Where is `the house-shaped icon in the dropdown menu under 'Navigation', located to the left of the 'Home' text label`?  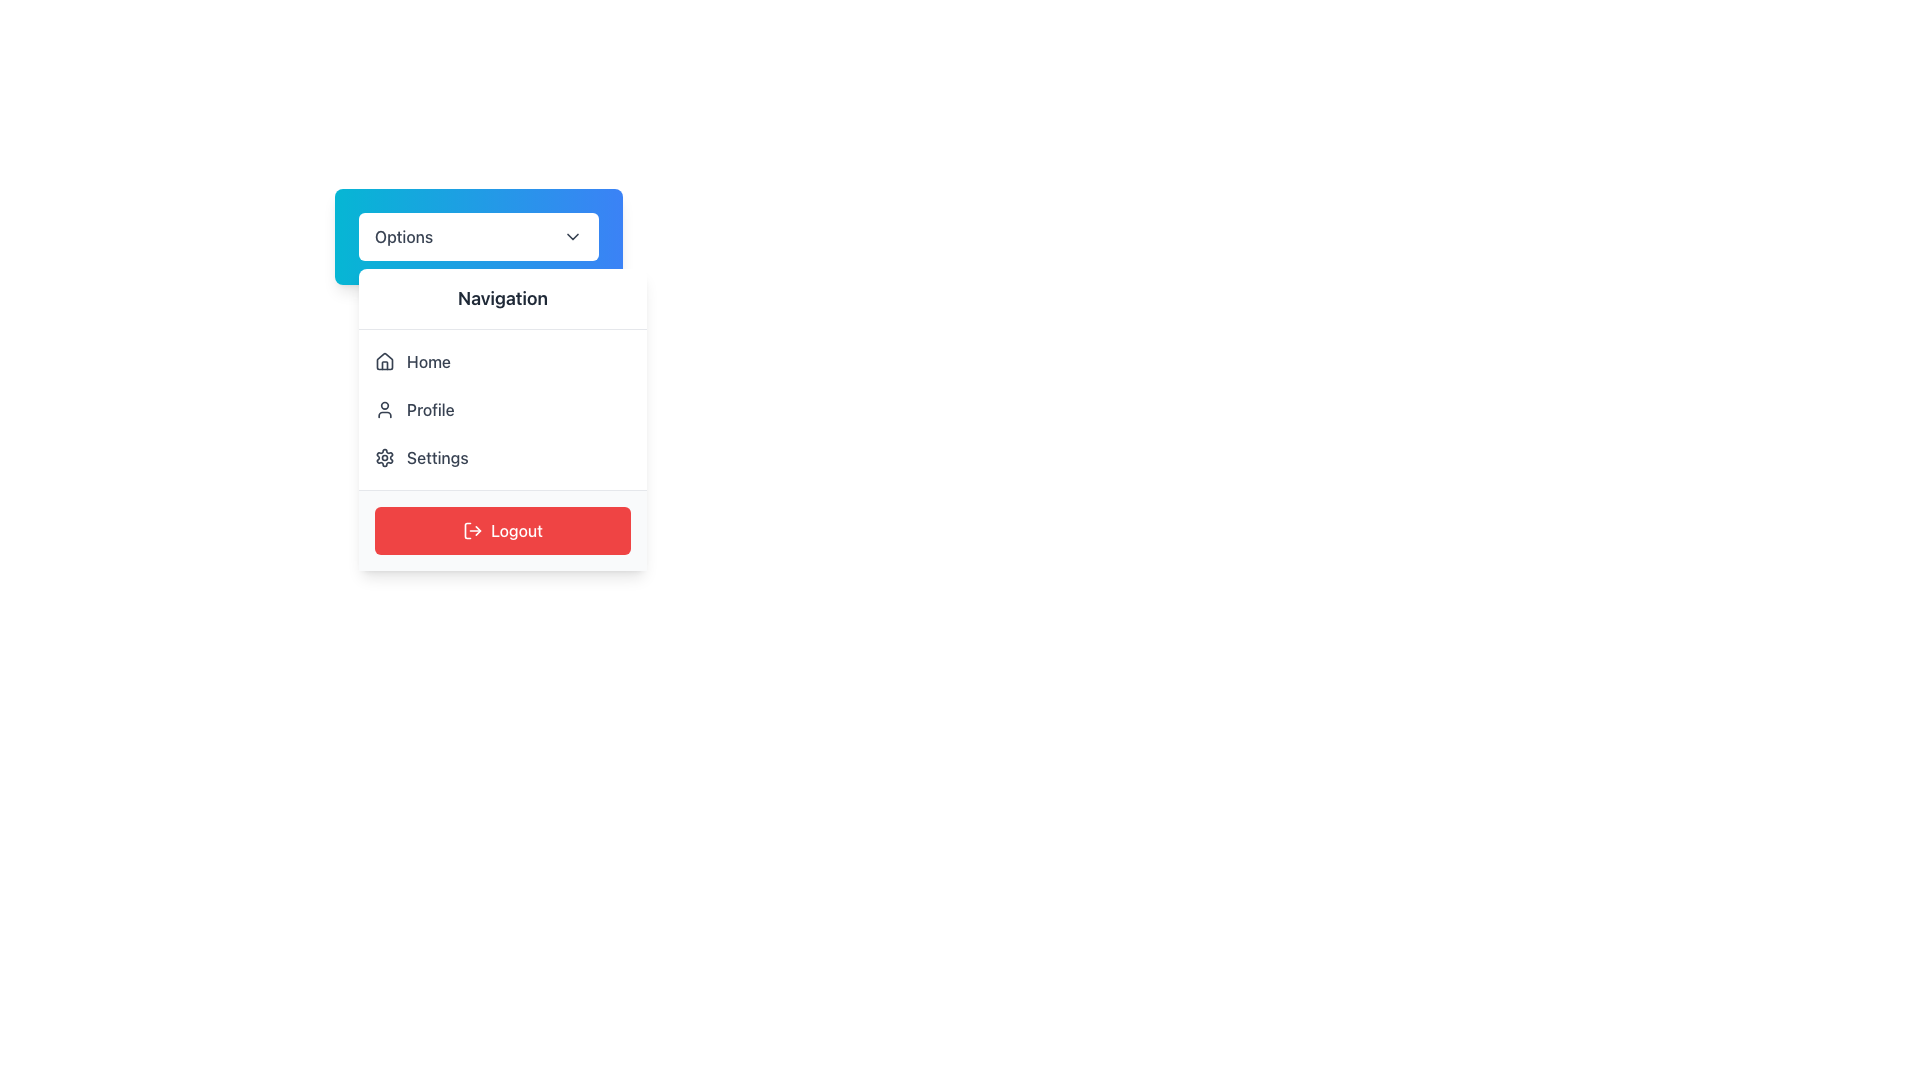 the house-shaped icon in the dropdown menu under 'Navigation', located to the left of the 'Home' text label is located at coordinates (384, 362).